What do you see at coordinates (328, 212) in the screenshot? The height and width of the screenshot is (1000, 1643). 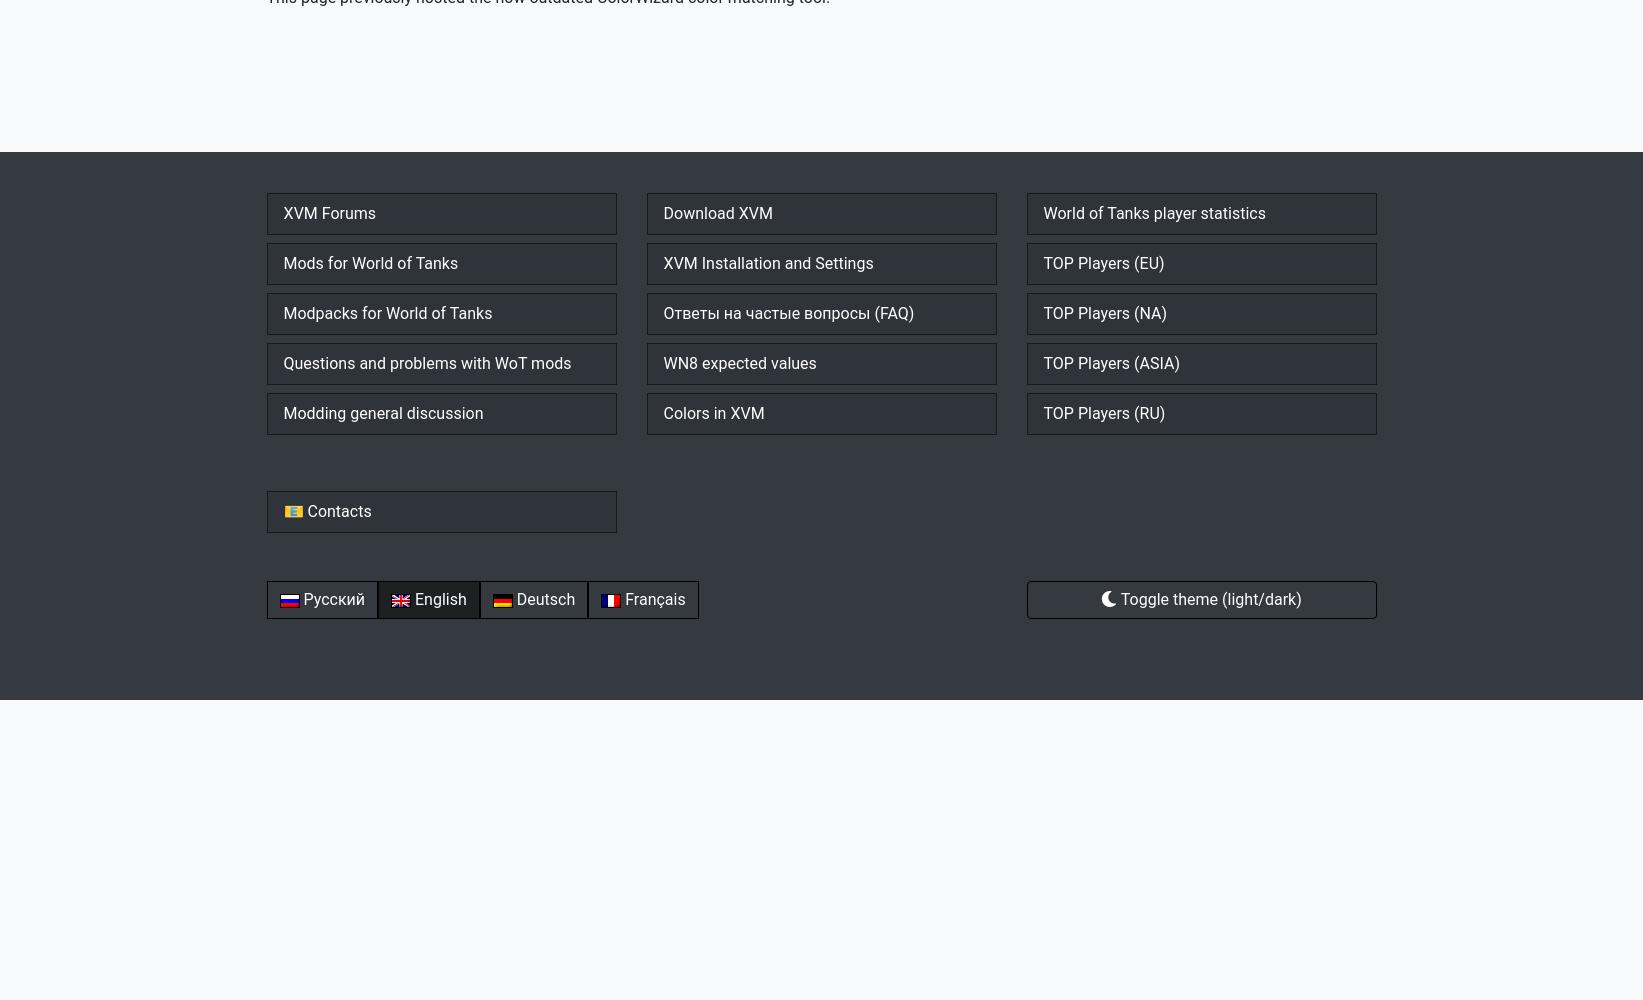 I see `'XVM Forums'` at bounding box center [328, 212].